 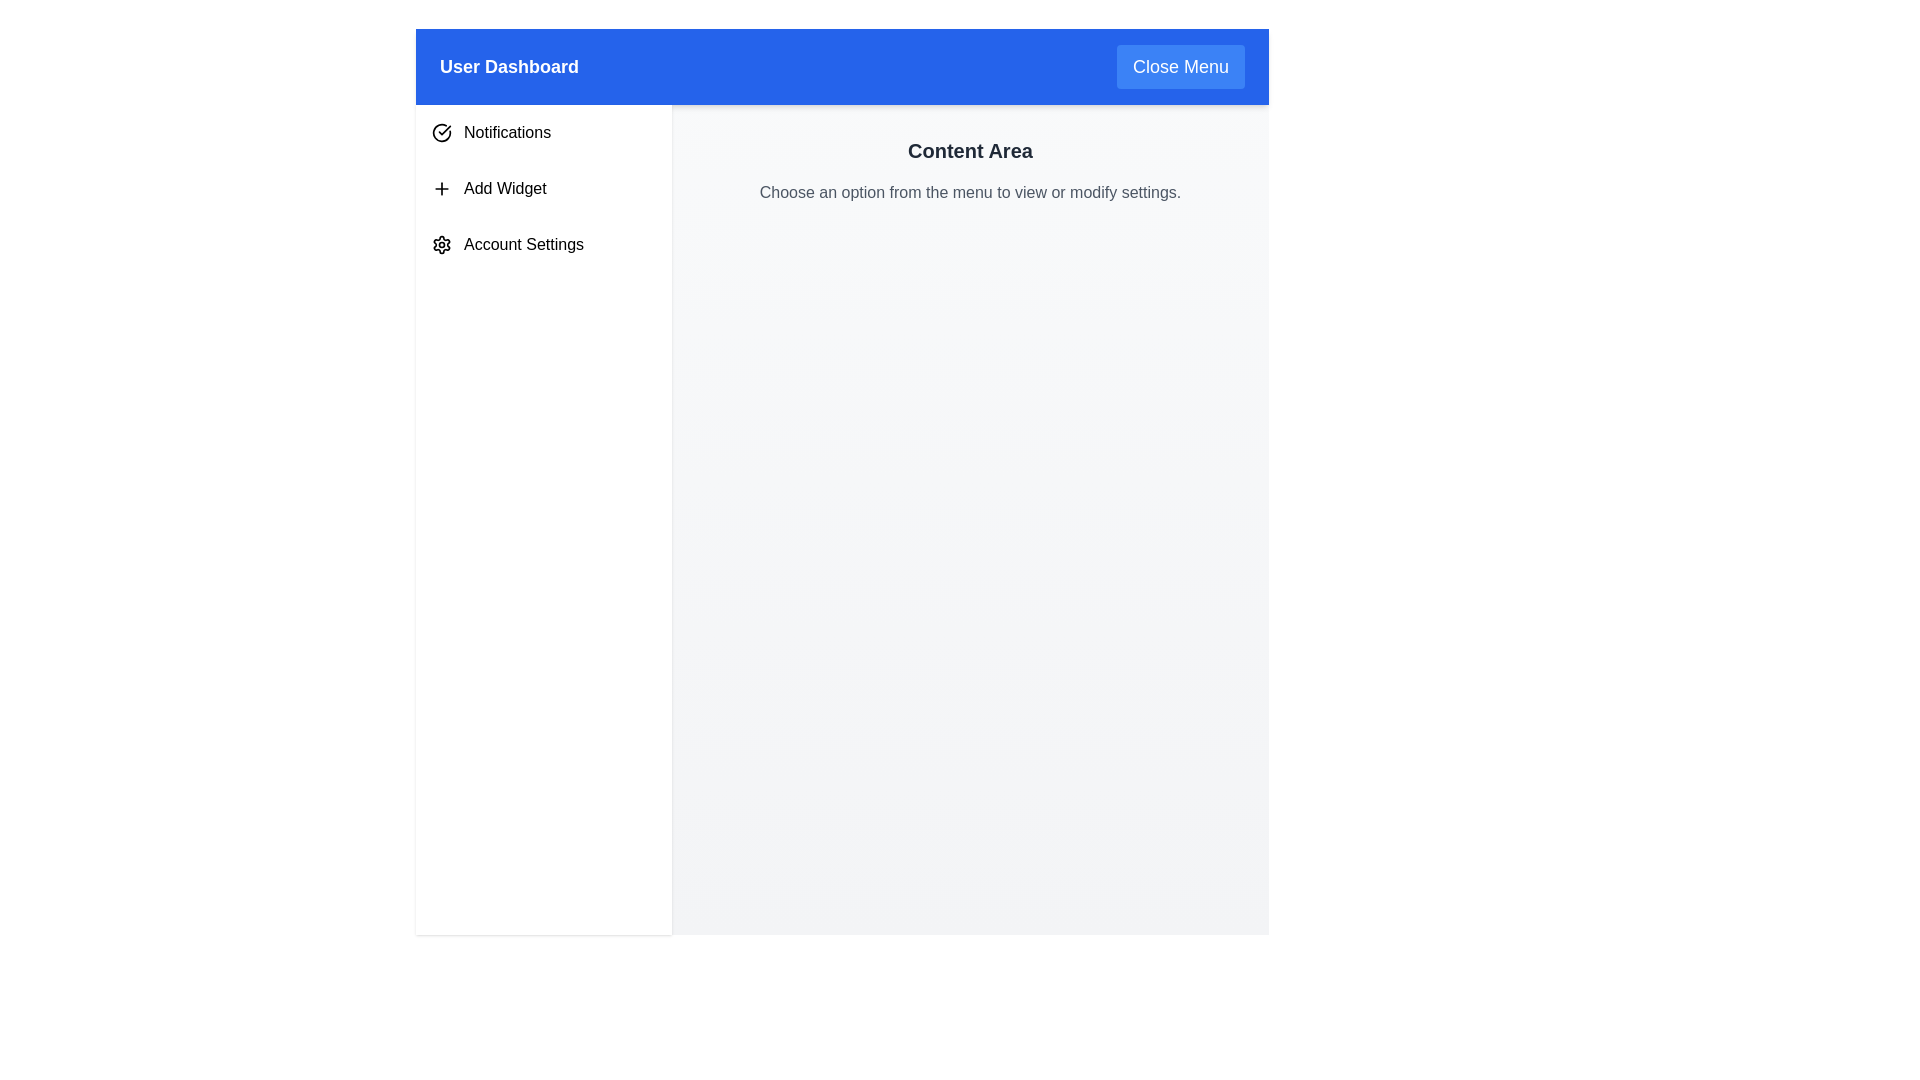 I want to click on the first icon in the navigation menu that indicates the active state of the 'Notifications' option, so click(x=440, y=132).